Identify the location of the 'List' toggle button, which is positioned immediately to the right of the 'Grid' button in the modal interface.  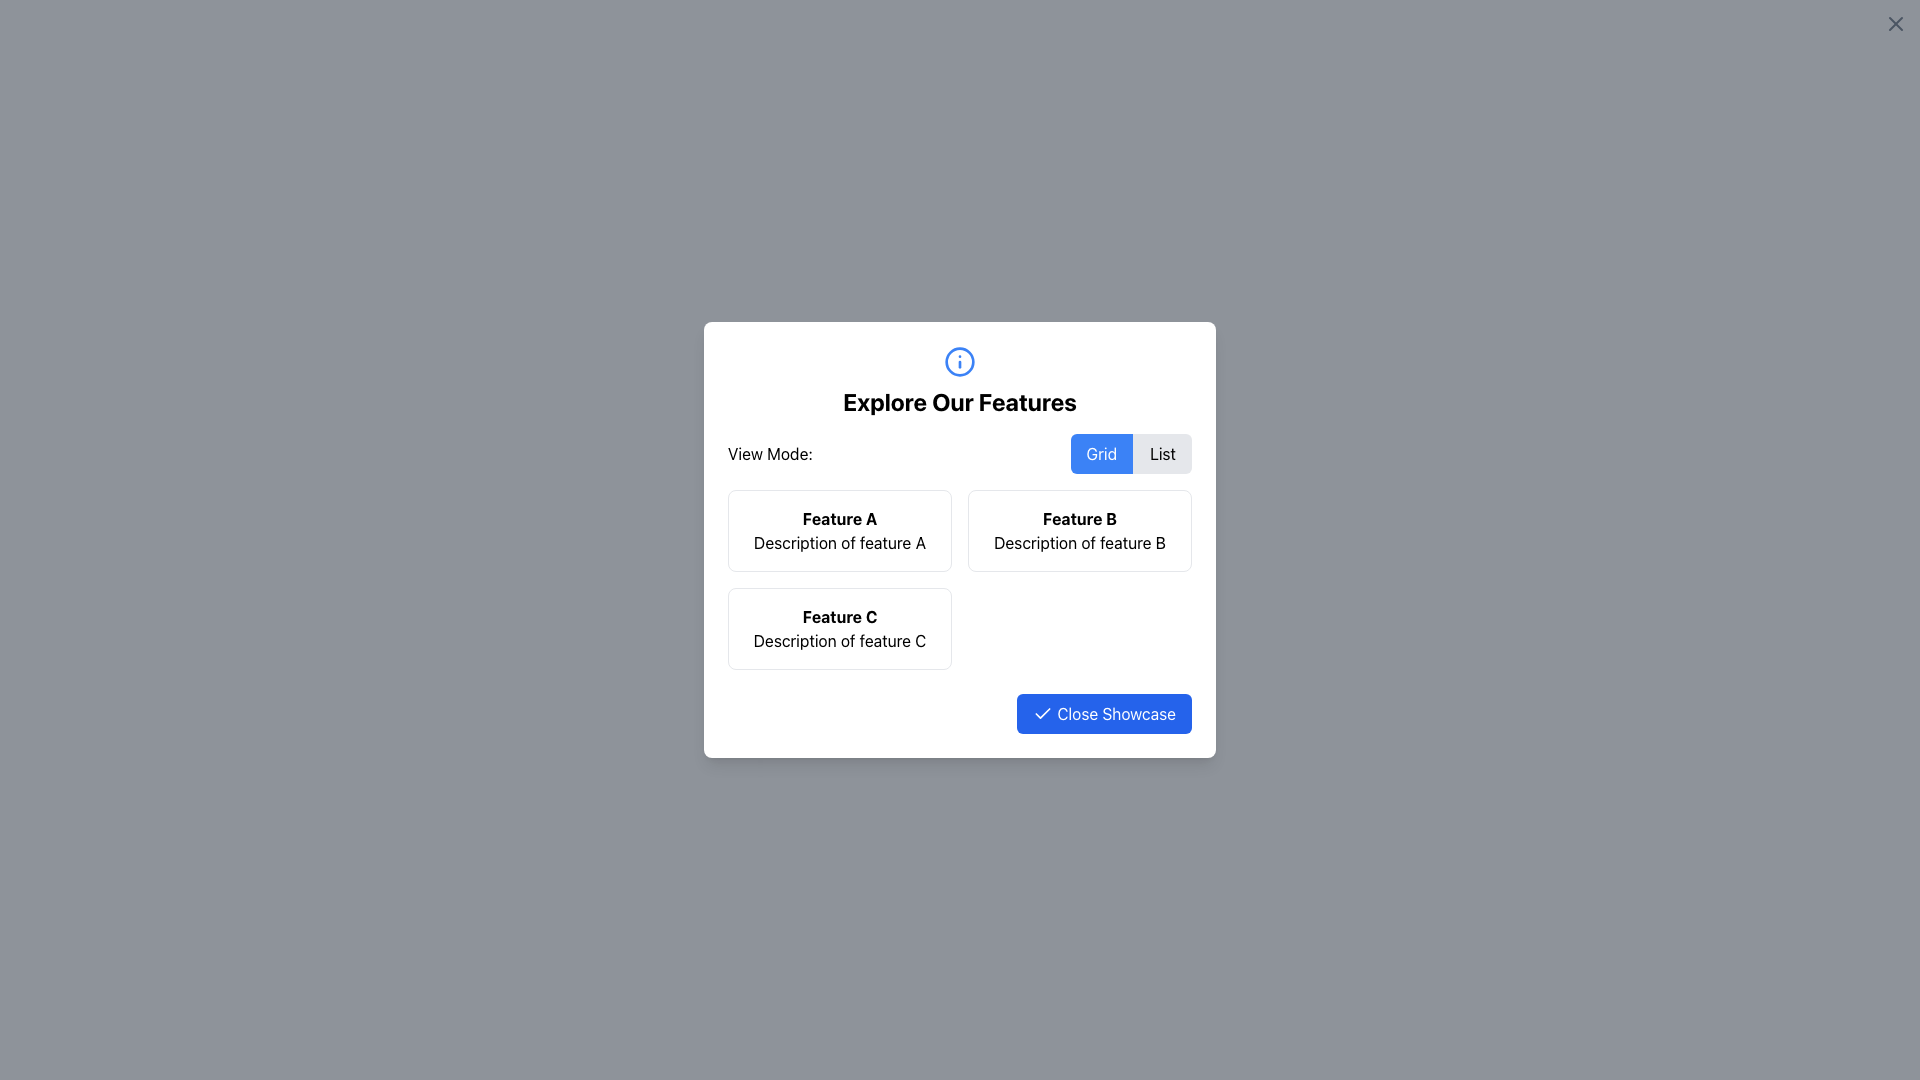
(1163, 454).